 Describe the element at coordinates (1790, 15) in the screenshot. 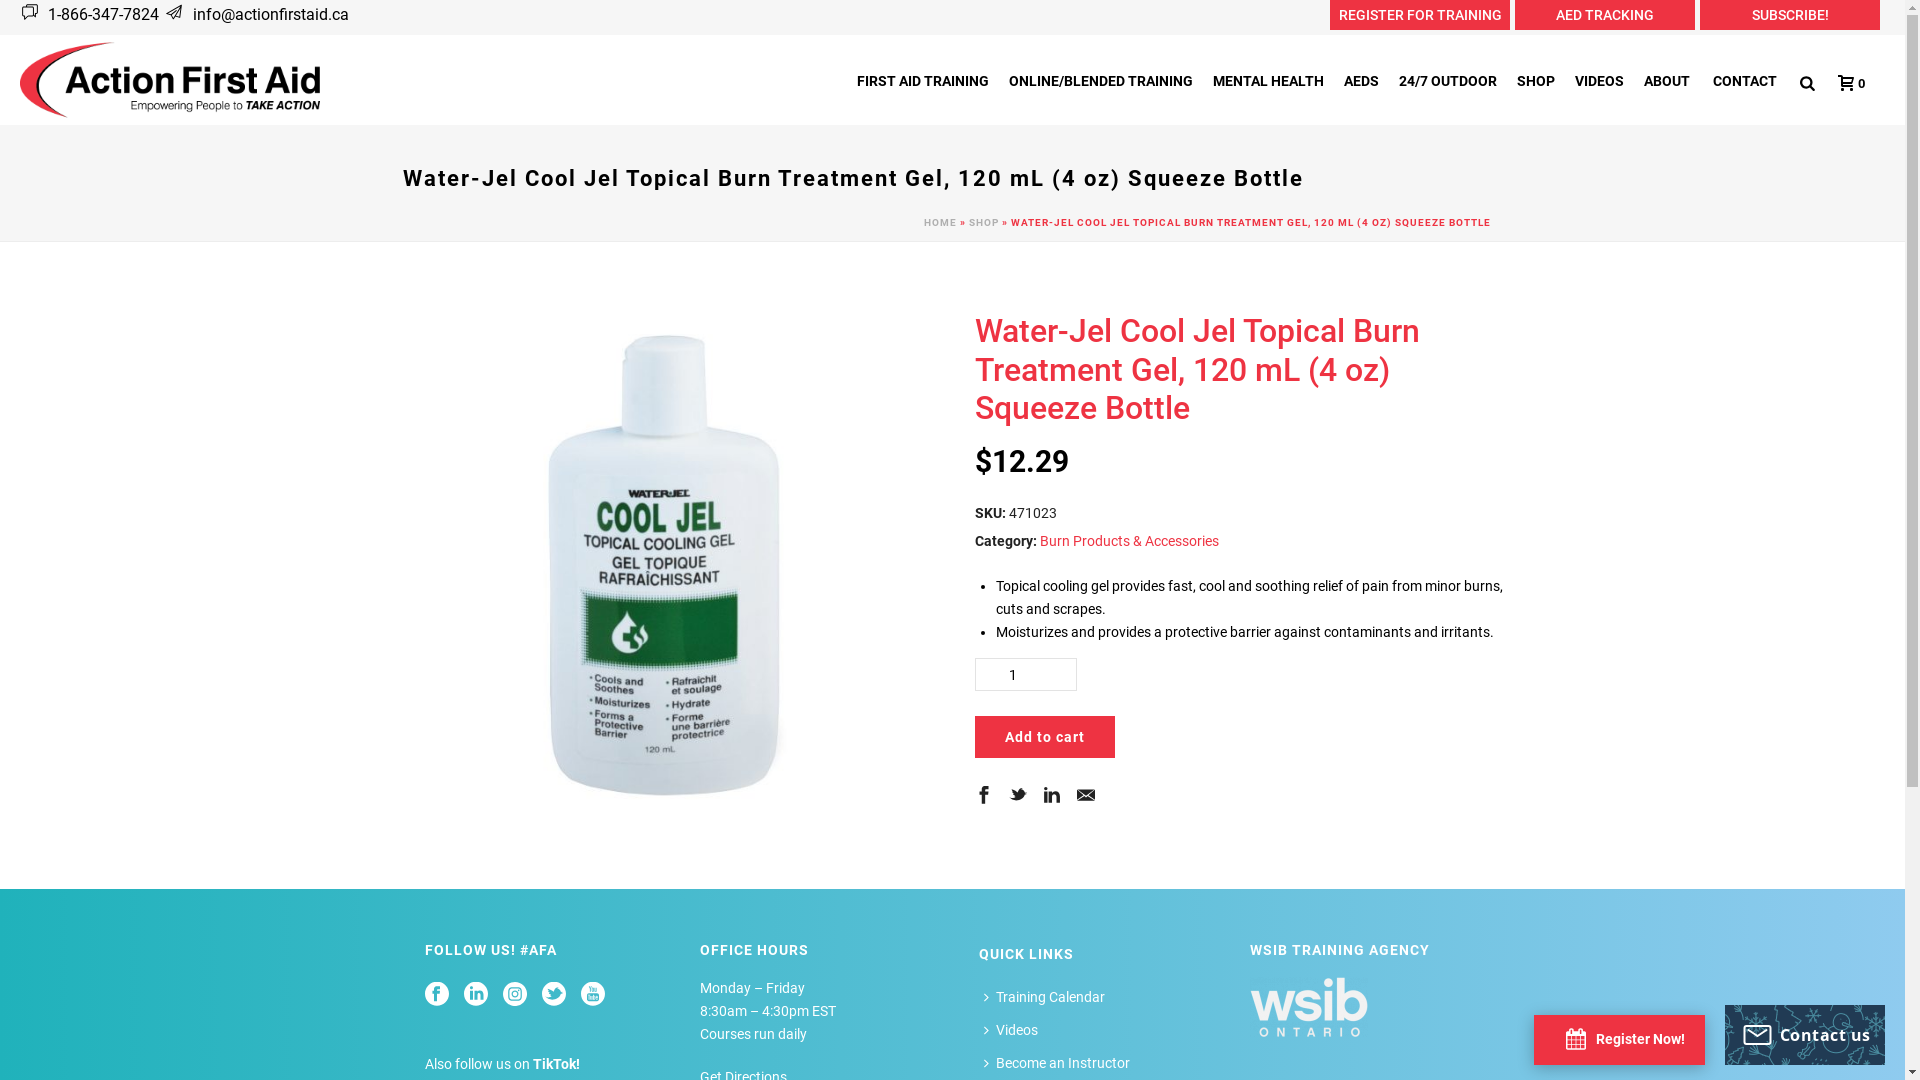

I see `'SUBSCRIBE!'` at that location.